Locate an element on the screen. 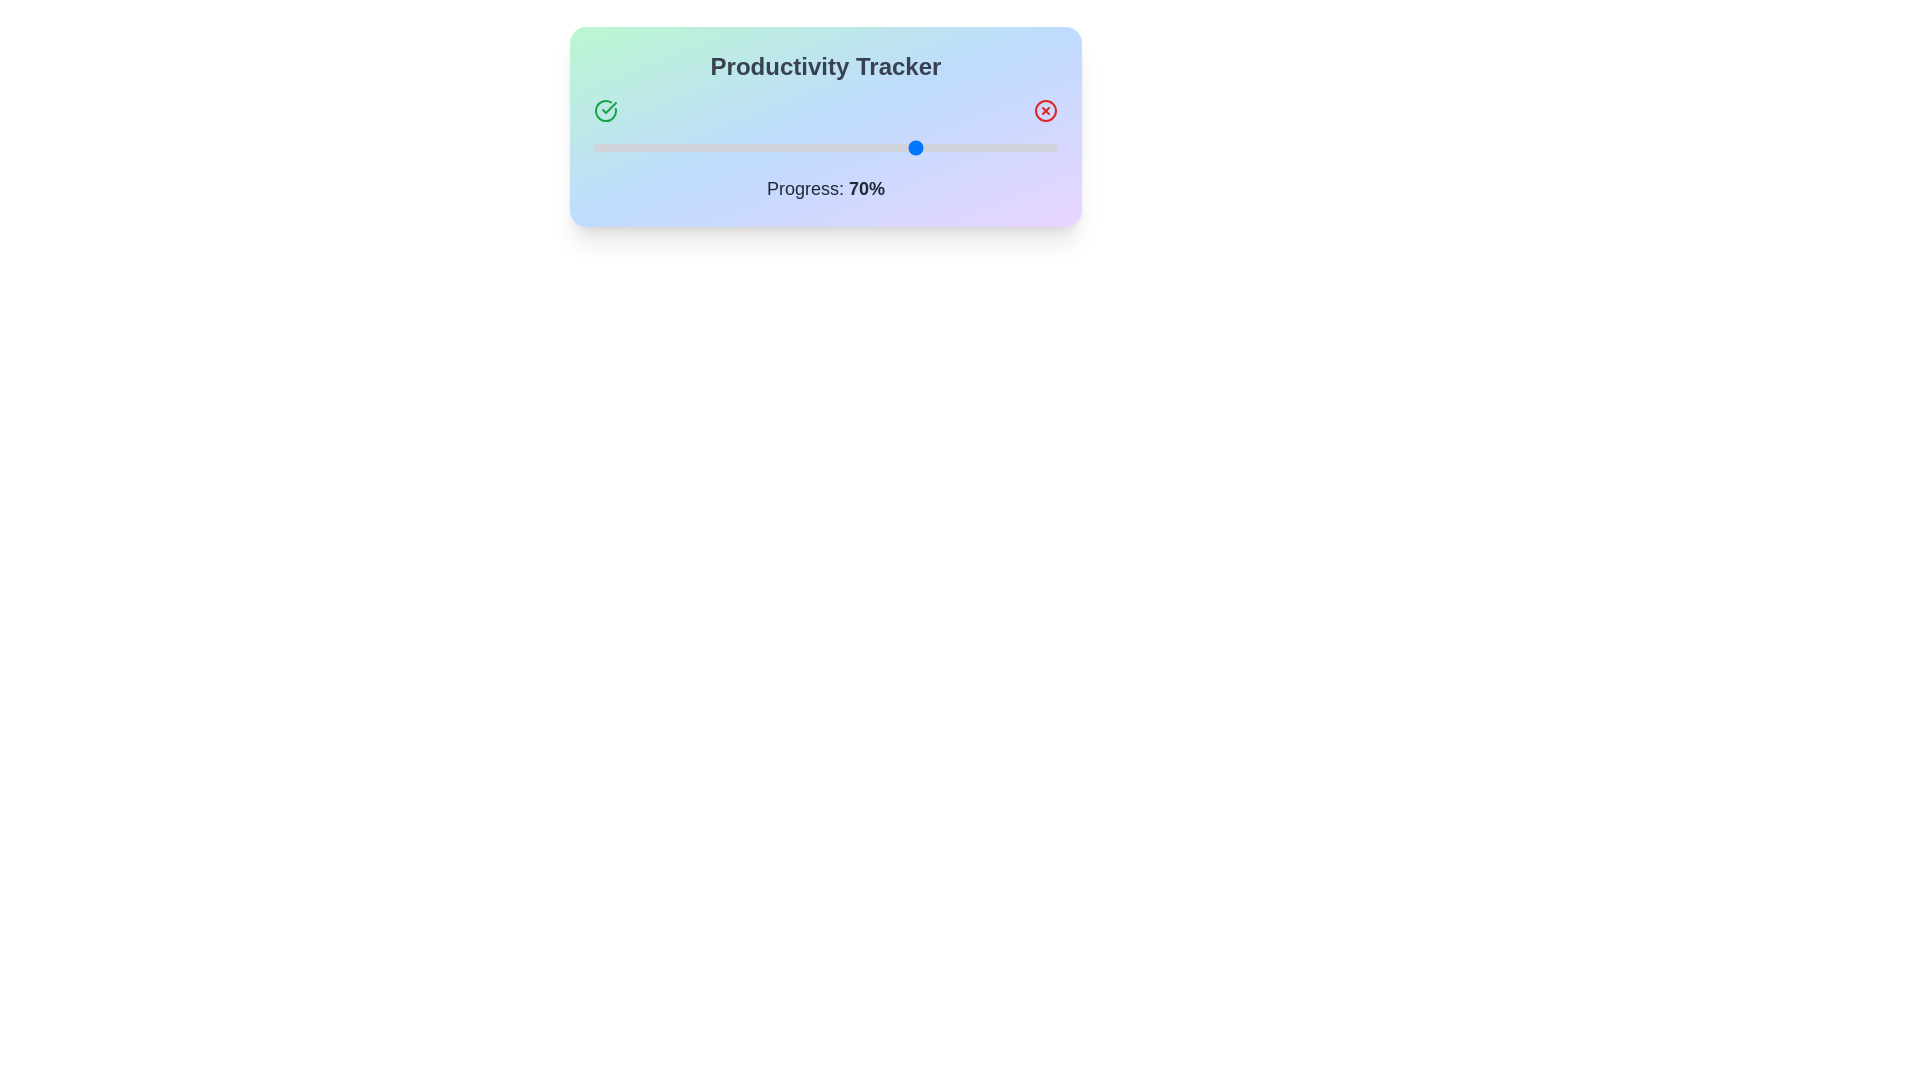  the progress value is located at coordinates (719, 146).